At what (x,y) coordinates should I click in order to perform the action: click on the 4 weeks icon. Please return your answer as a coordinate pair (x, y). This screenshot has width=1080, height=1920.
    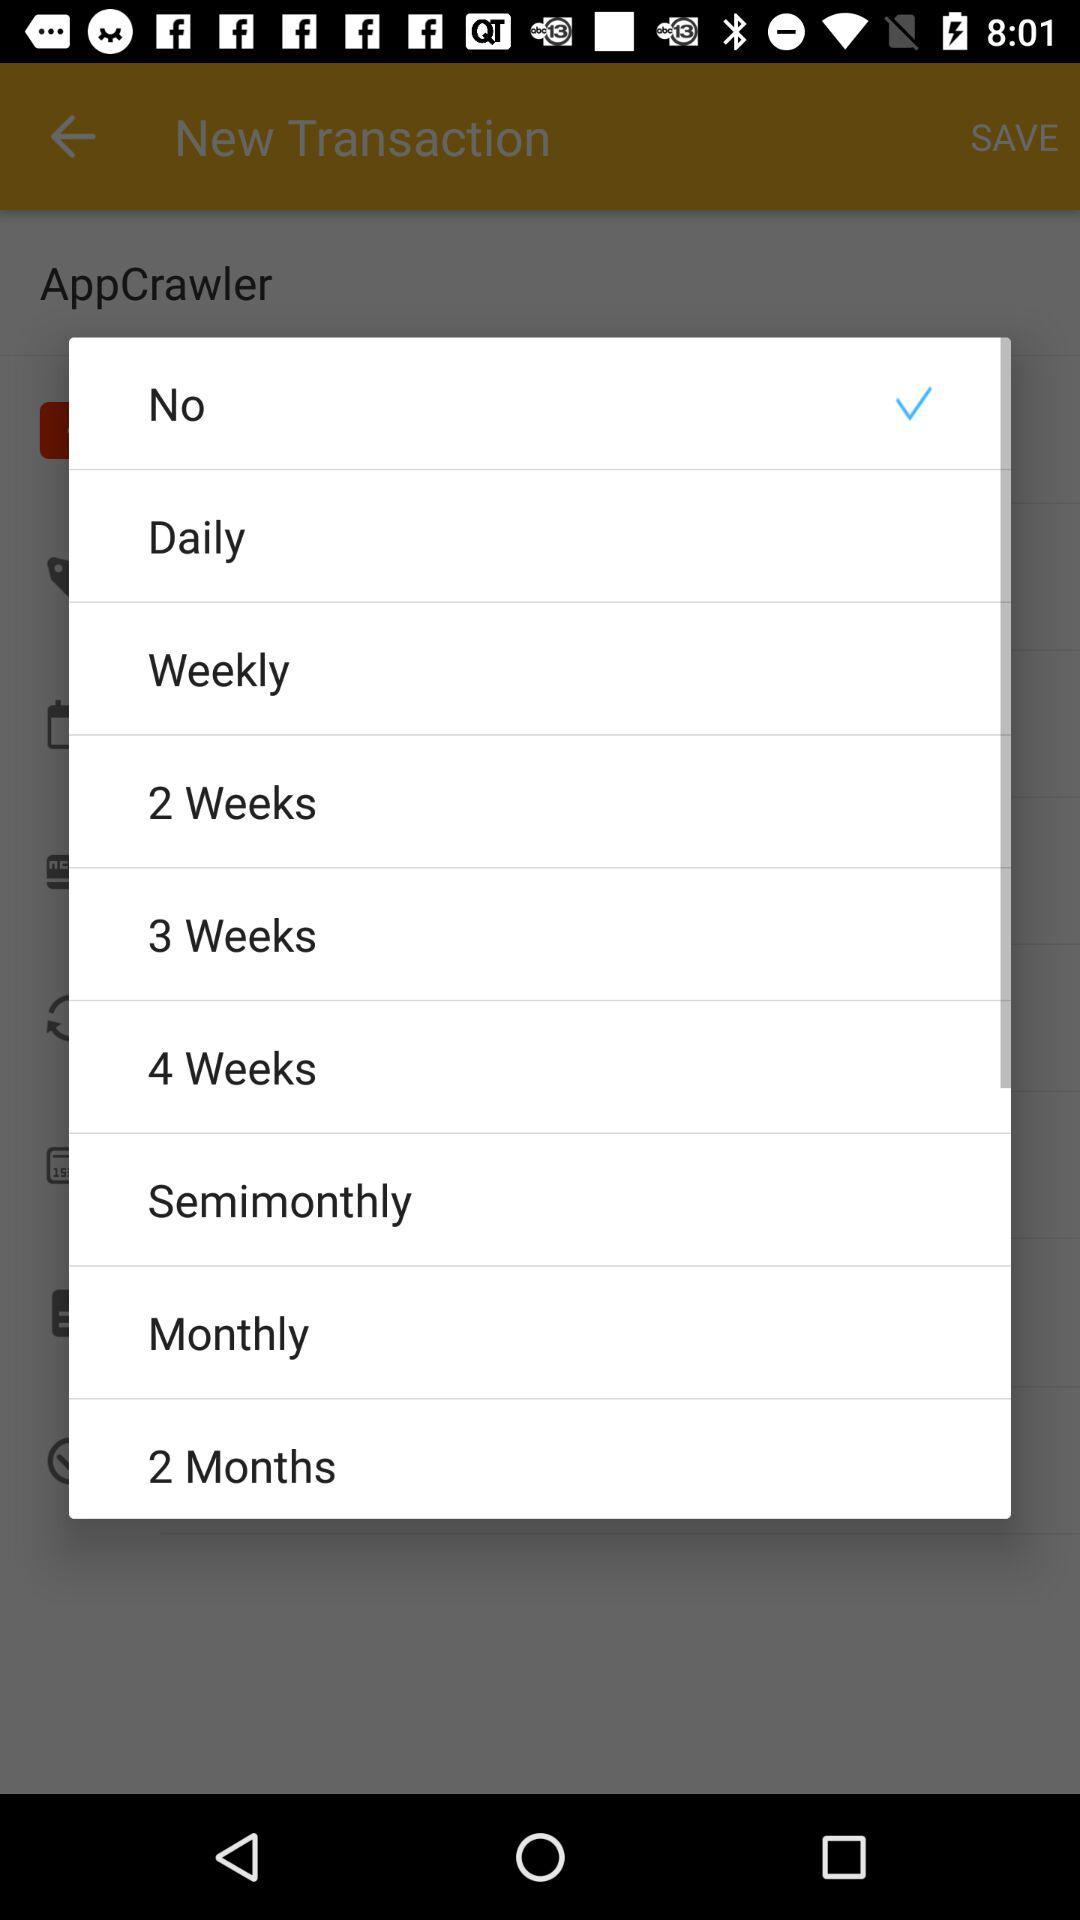
    Looking at the image, I should click on (540, 1065).